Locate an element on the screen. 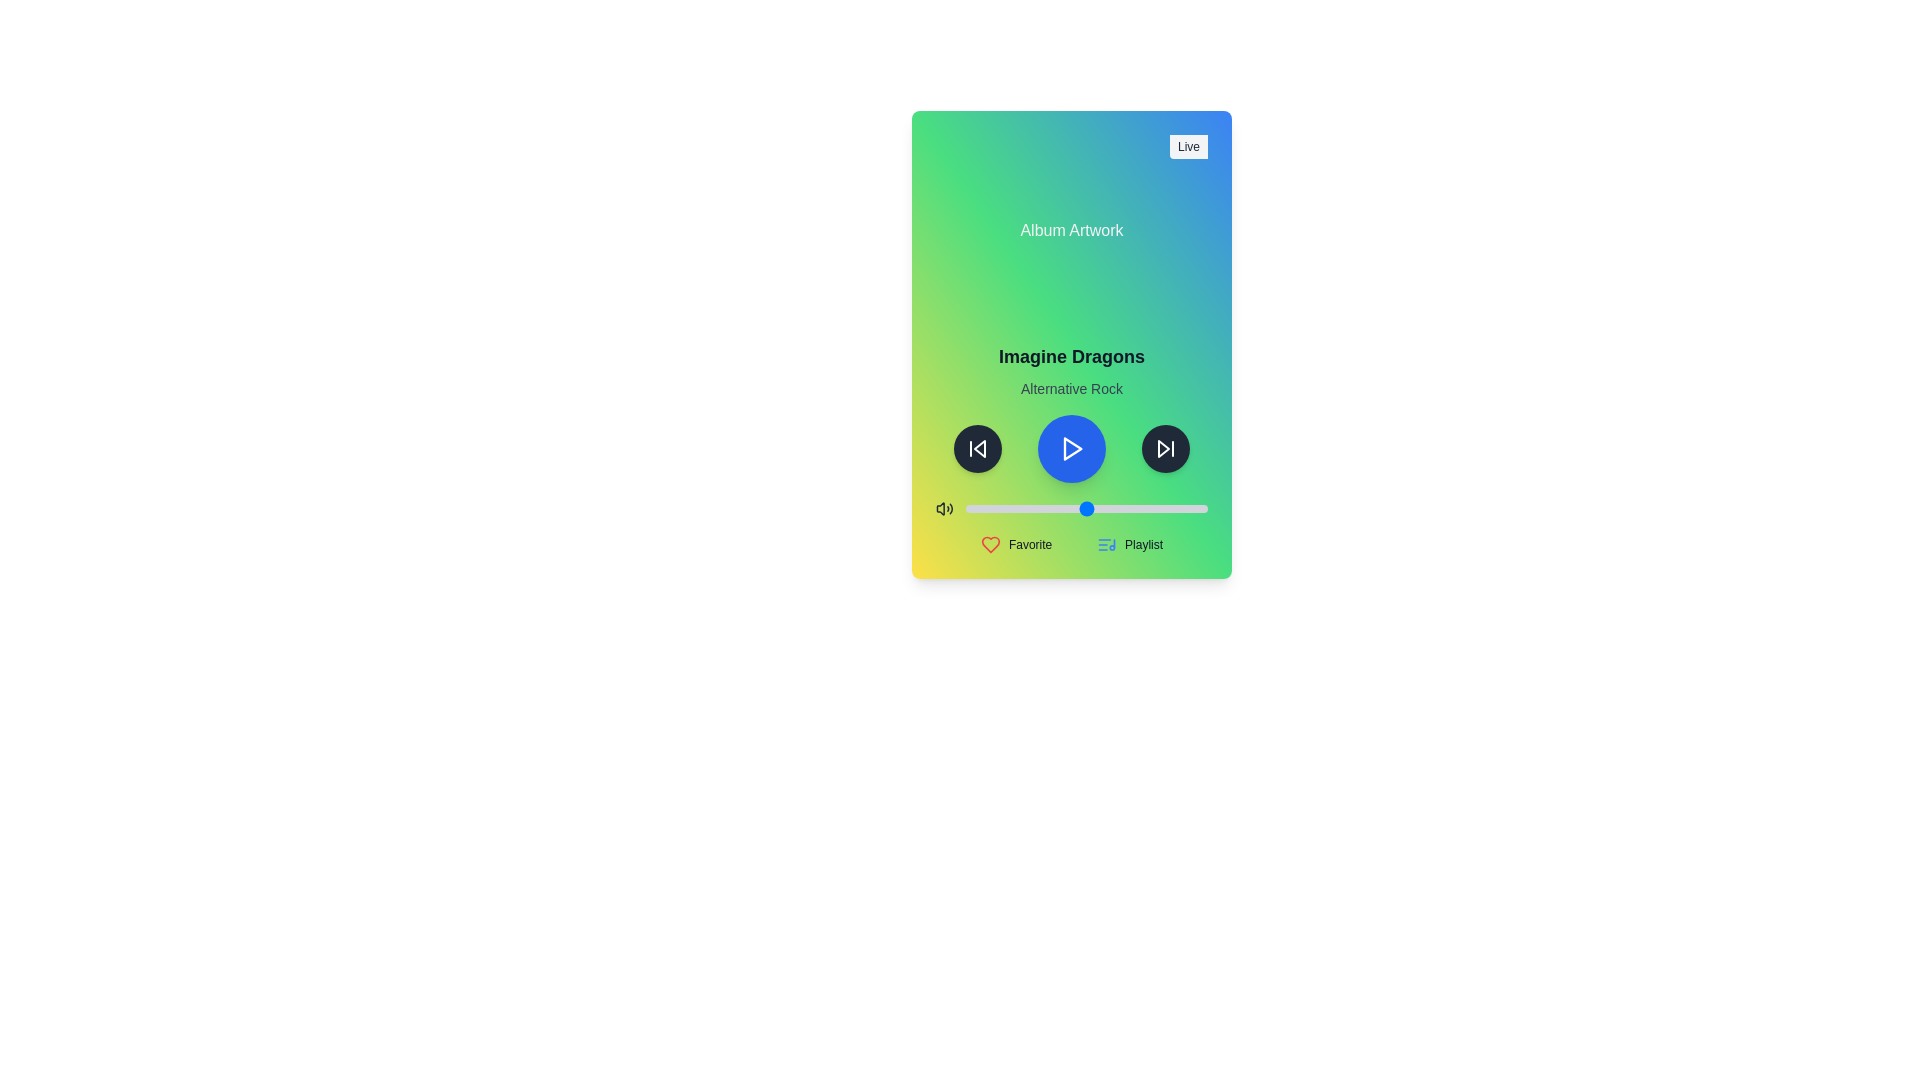 The image size is (1920, 1080). the favorite icon is located at coordinates (1016, 544).